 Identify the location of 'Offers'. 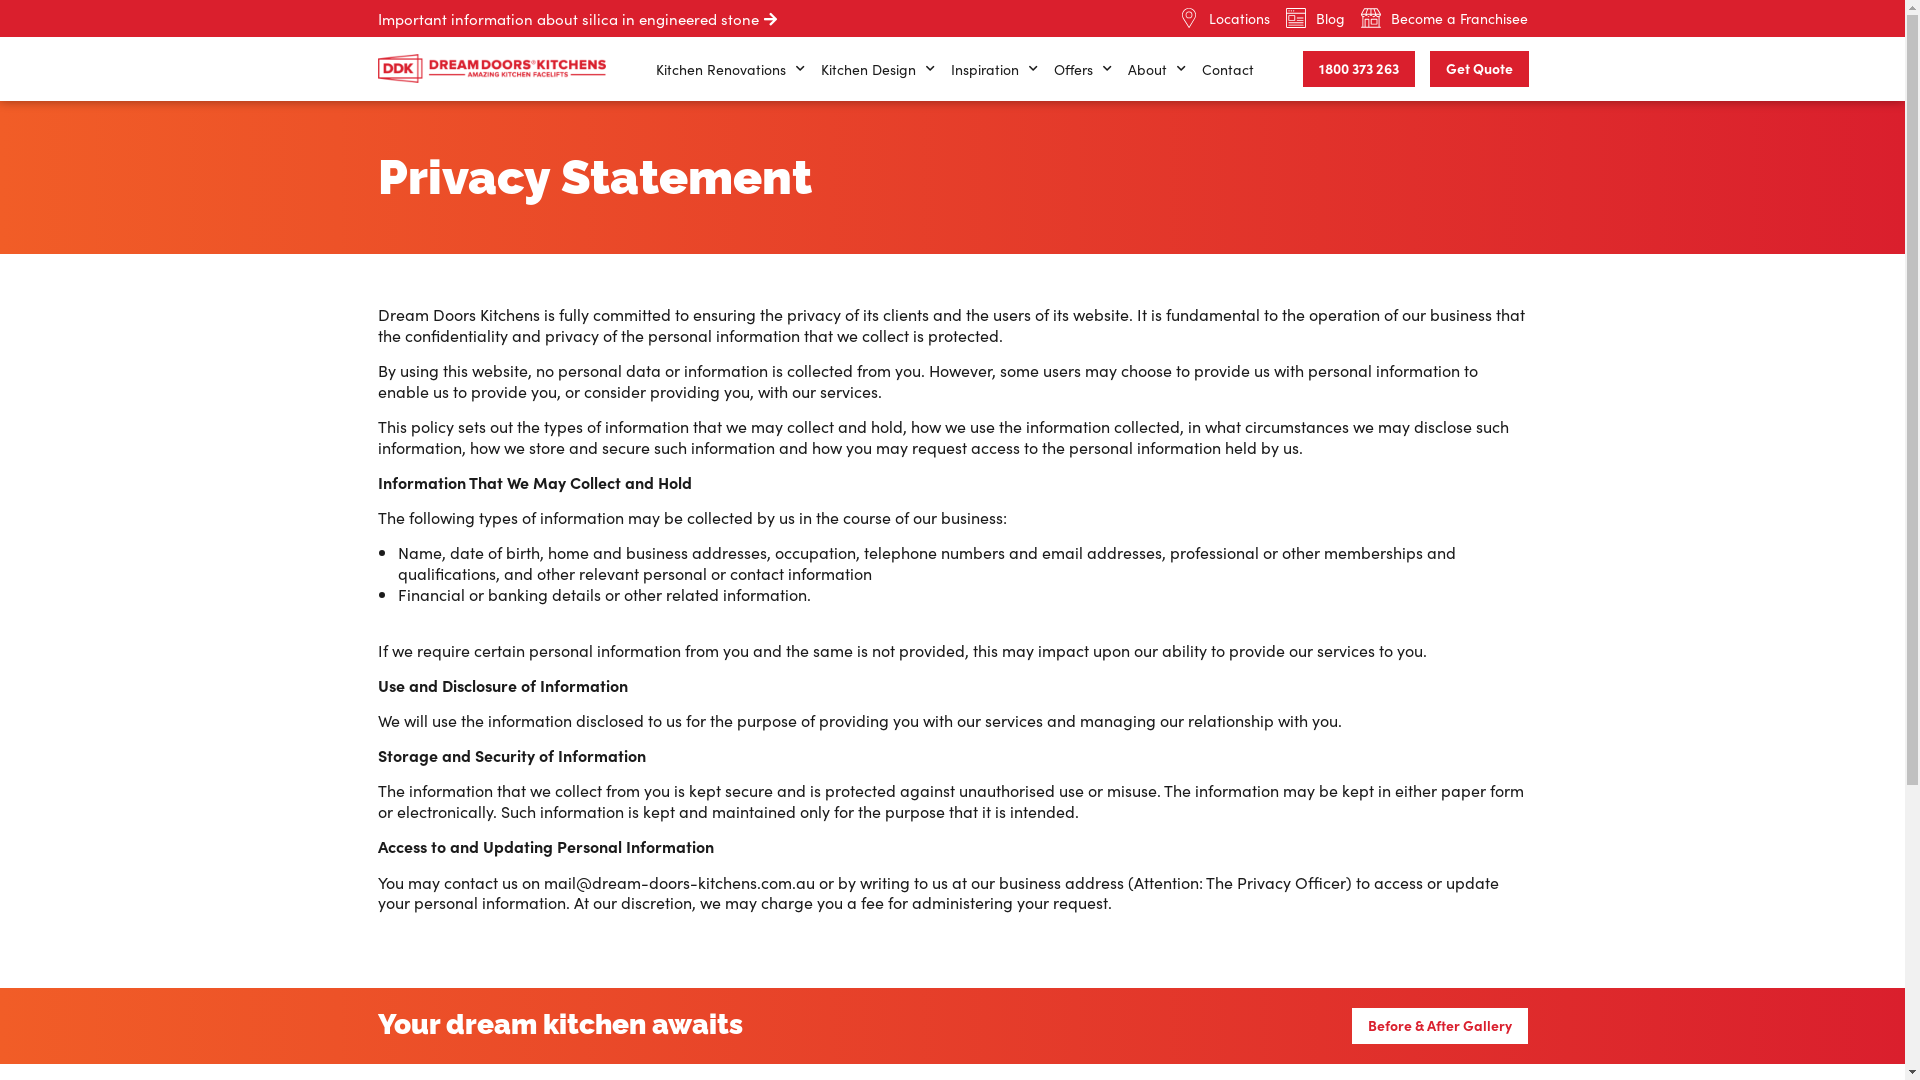
(1082, 68).